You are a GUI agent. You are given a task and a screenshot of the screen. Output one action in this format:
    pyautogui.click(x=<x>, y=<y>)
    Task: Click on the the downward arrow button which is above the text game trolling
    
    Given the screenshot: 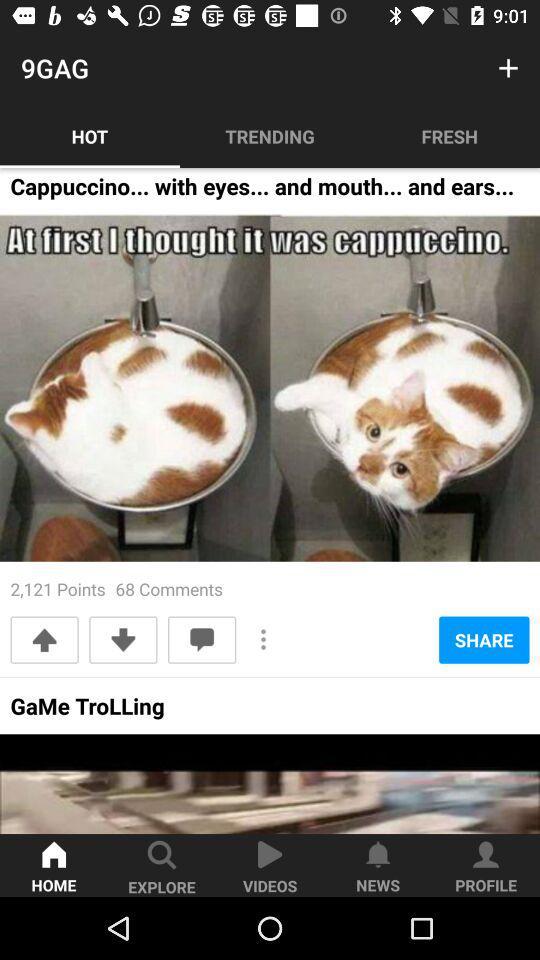 What is the action you would take?
    pyautogui.click(x=123, y=639)
    